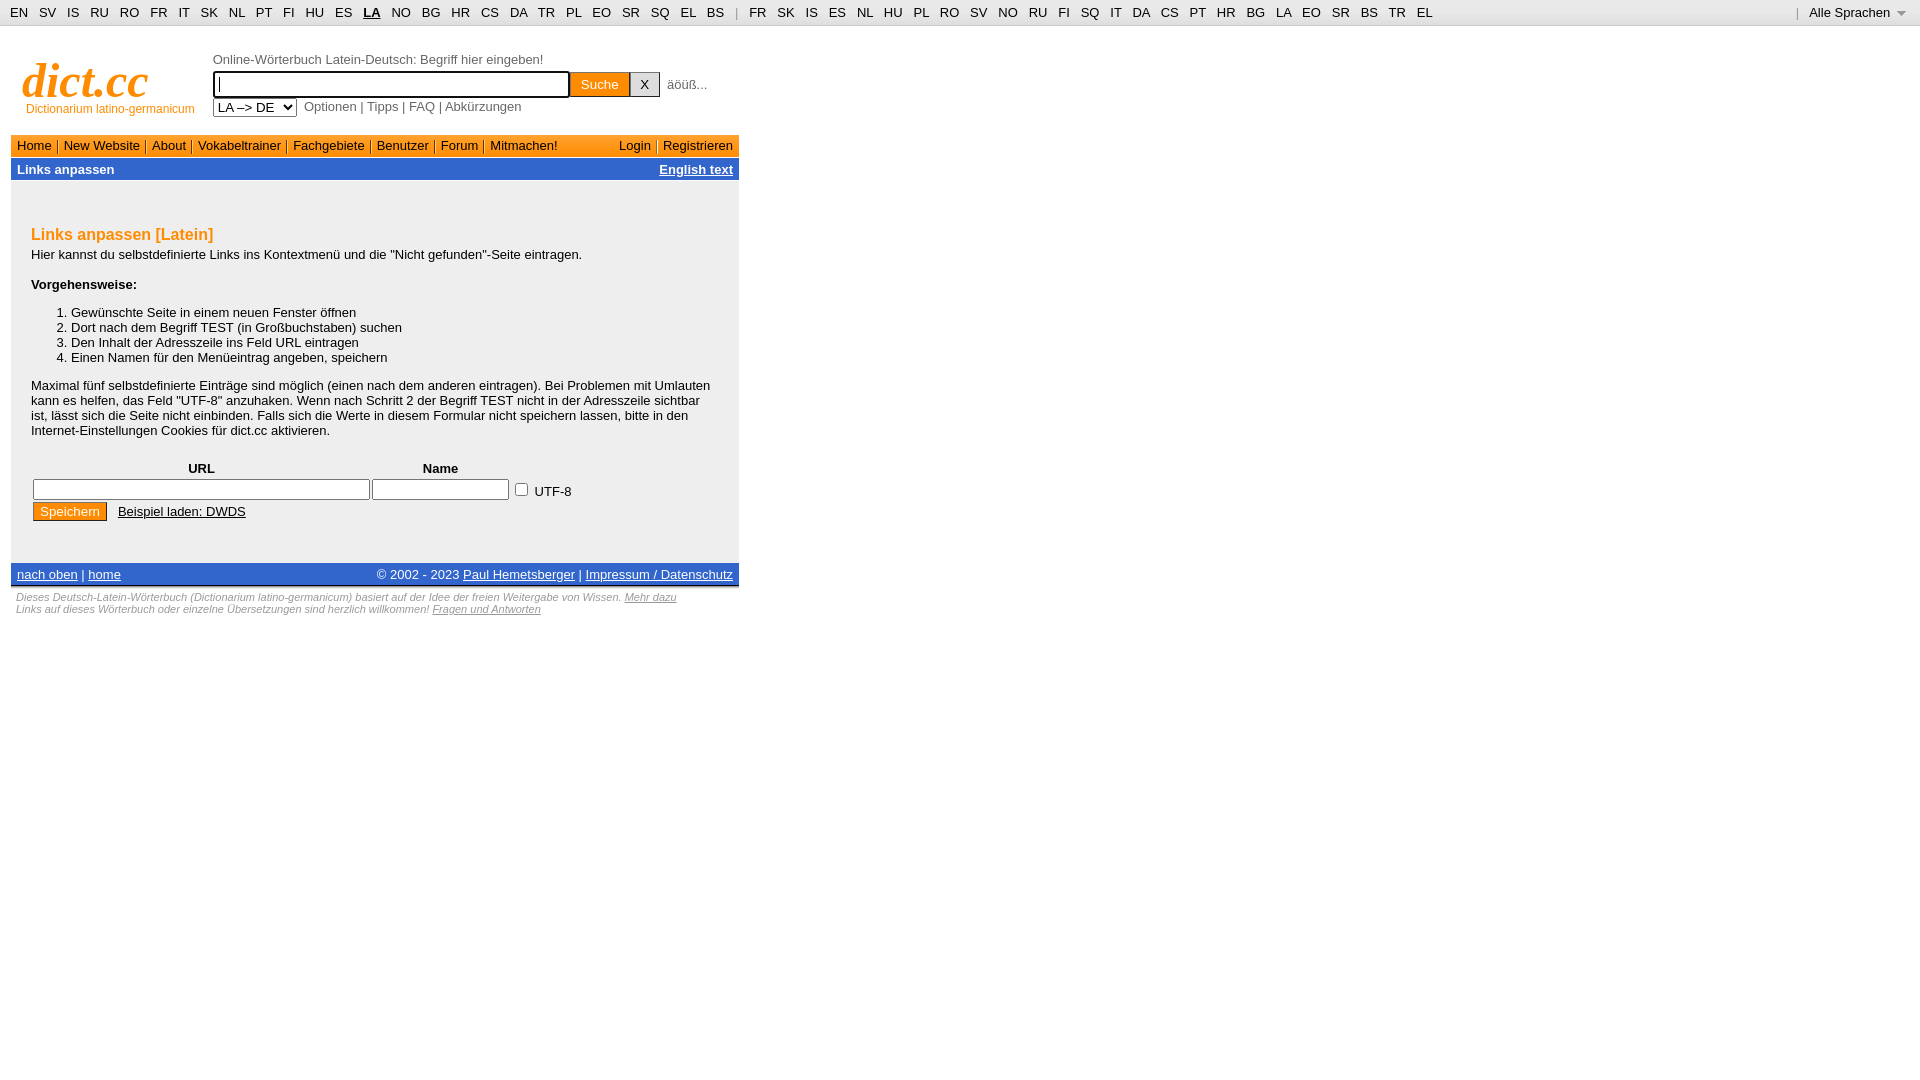 Image resolution: width=1920 pixels, height=1080 pixels. Describe the element at coordinates (430, 12) in the screenshot. I see `'BG'` at that location.